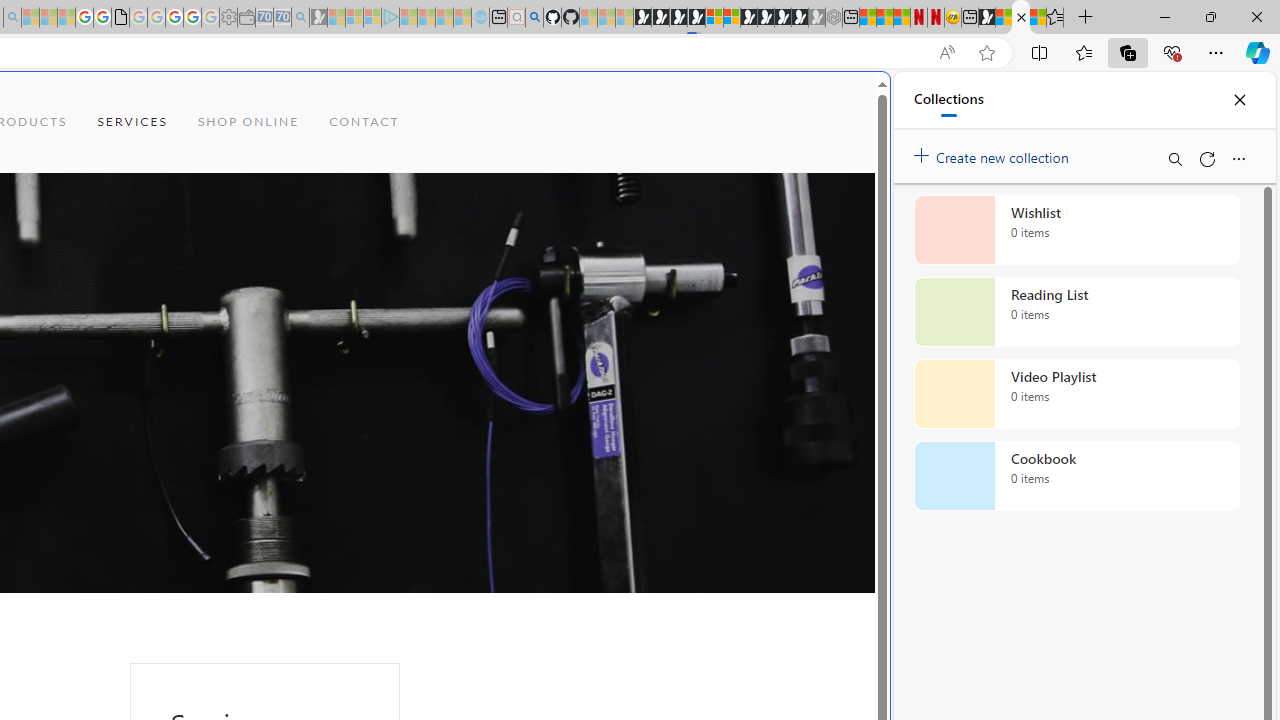  I want to click on 'SERVICES', so click(131, 122).